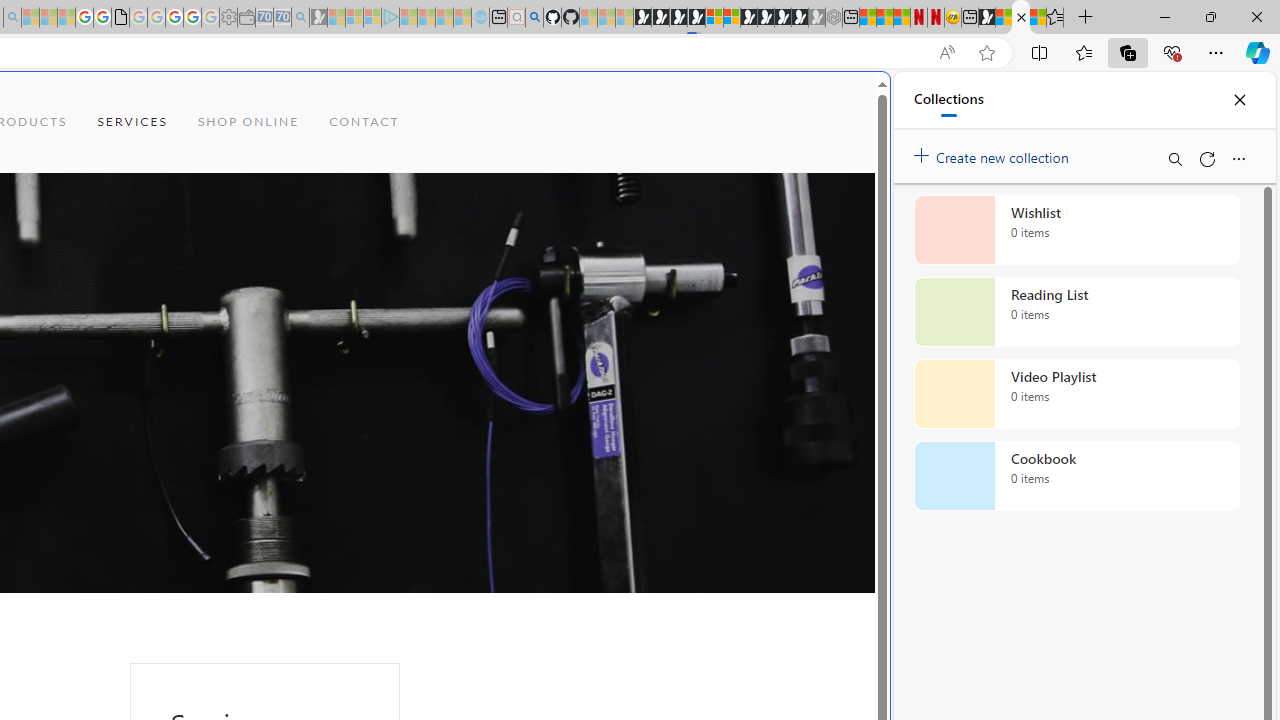  I want to click on 'SERVICES', so click(131, 122).